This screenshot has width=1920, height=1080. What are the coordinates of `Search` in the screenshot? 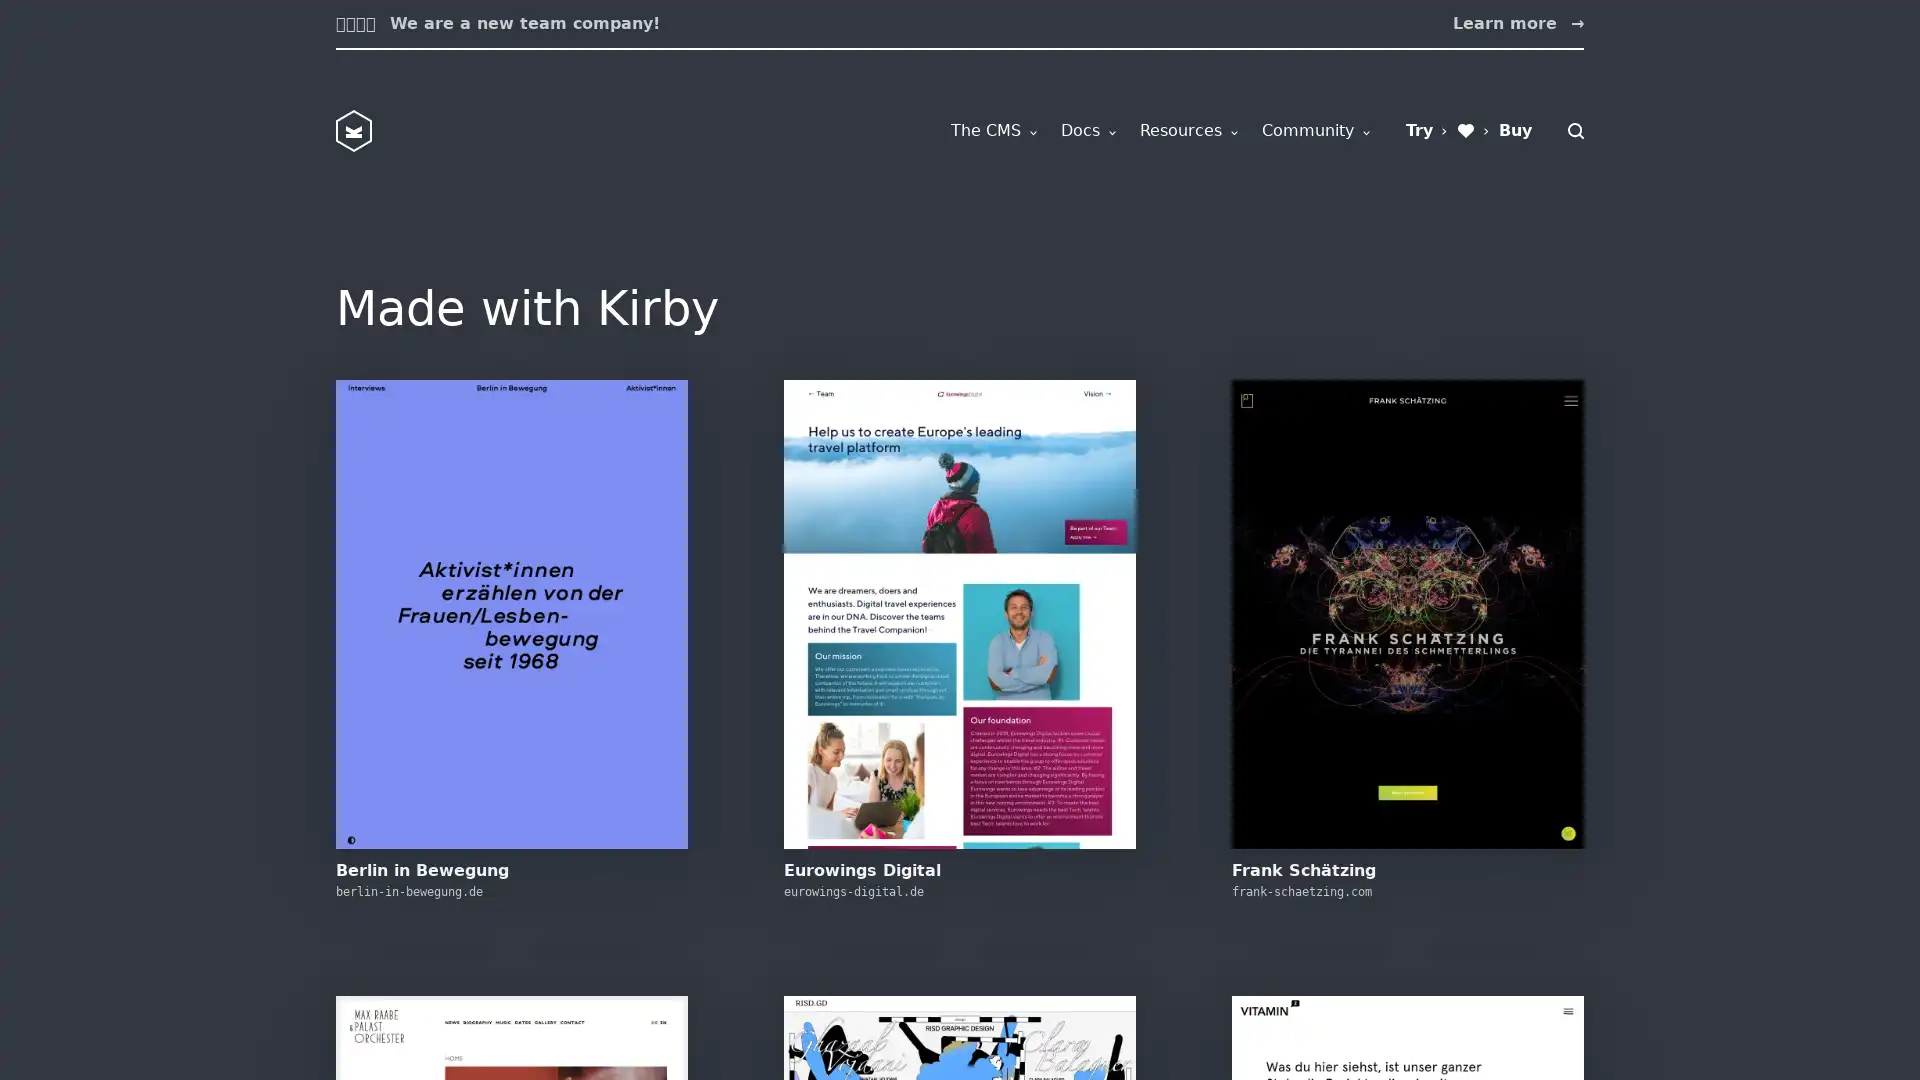 It's located at (1574, 131).